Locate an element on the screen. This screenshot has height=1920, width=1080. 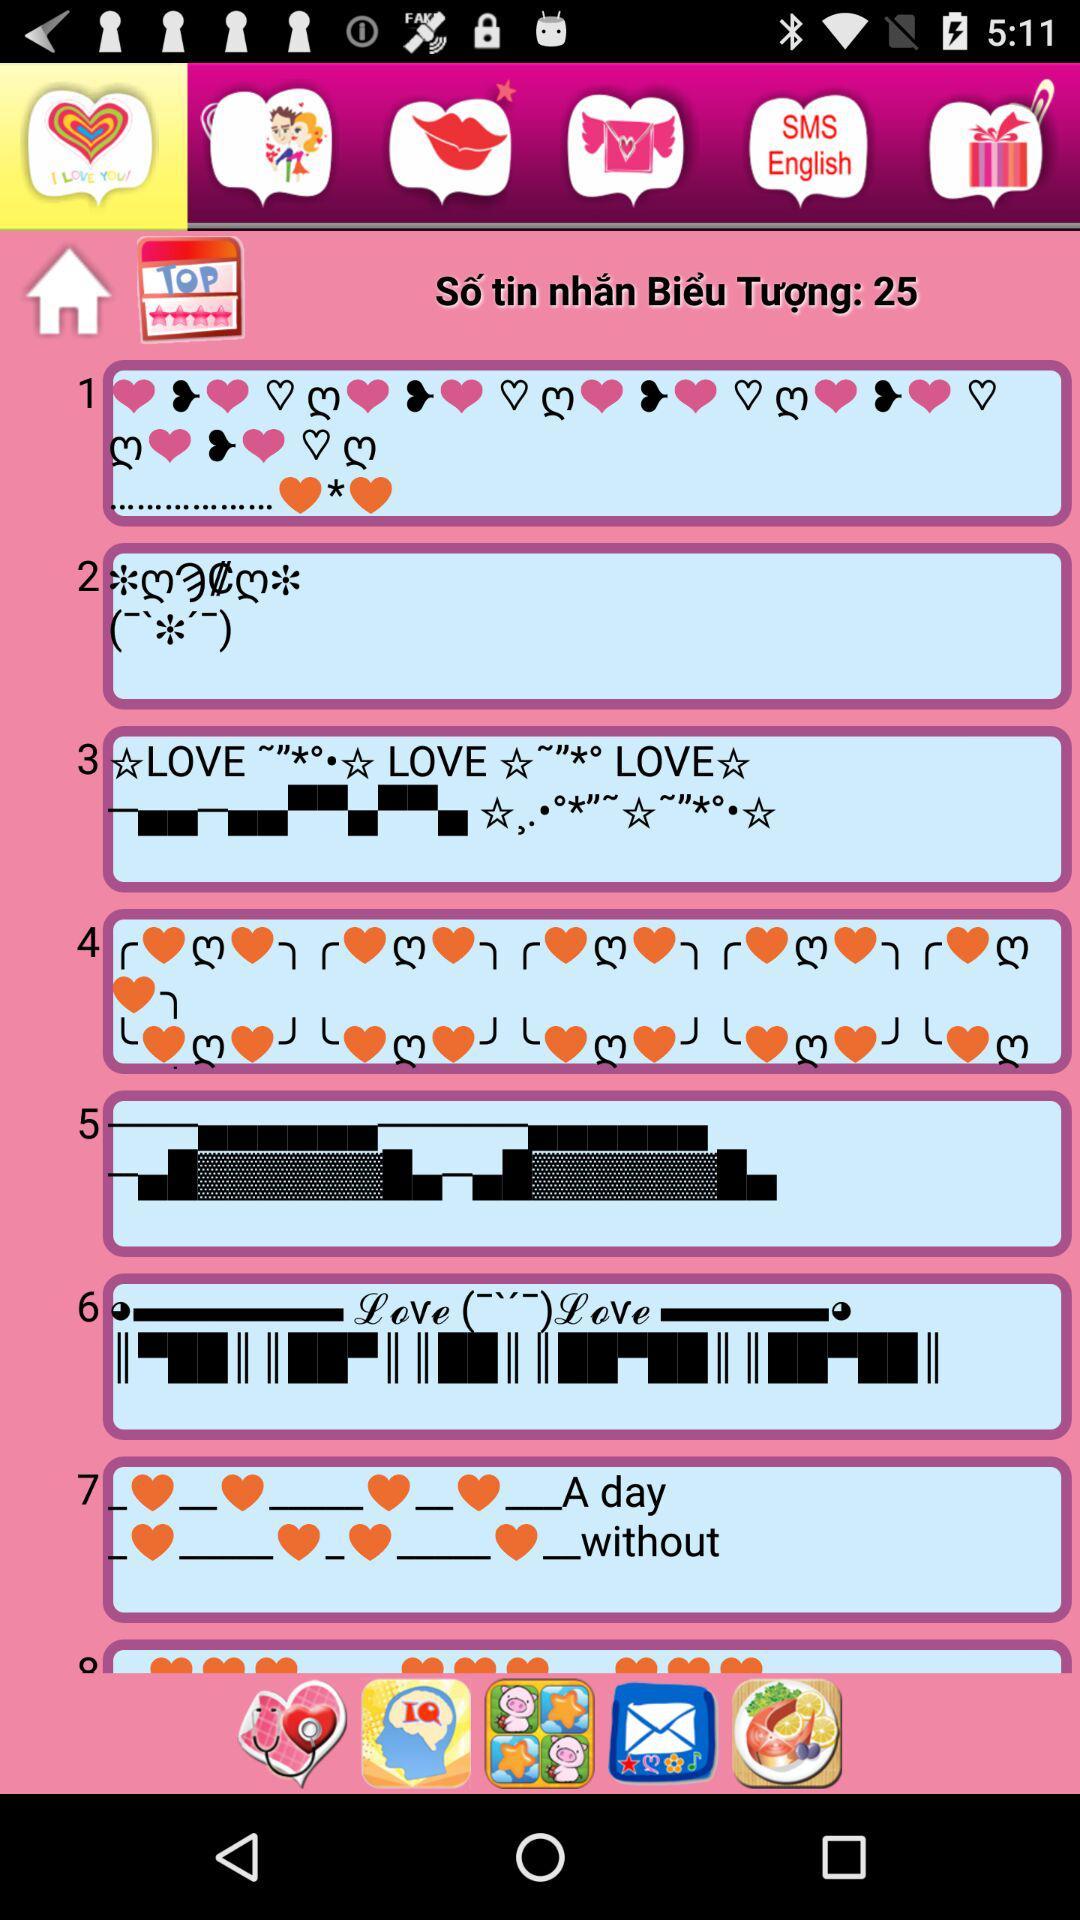
the item above the 8 is located at coordinates (54, 1536).